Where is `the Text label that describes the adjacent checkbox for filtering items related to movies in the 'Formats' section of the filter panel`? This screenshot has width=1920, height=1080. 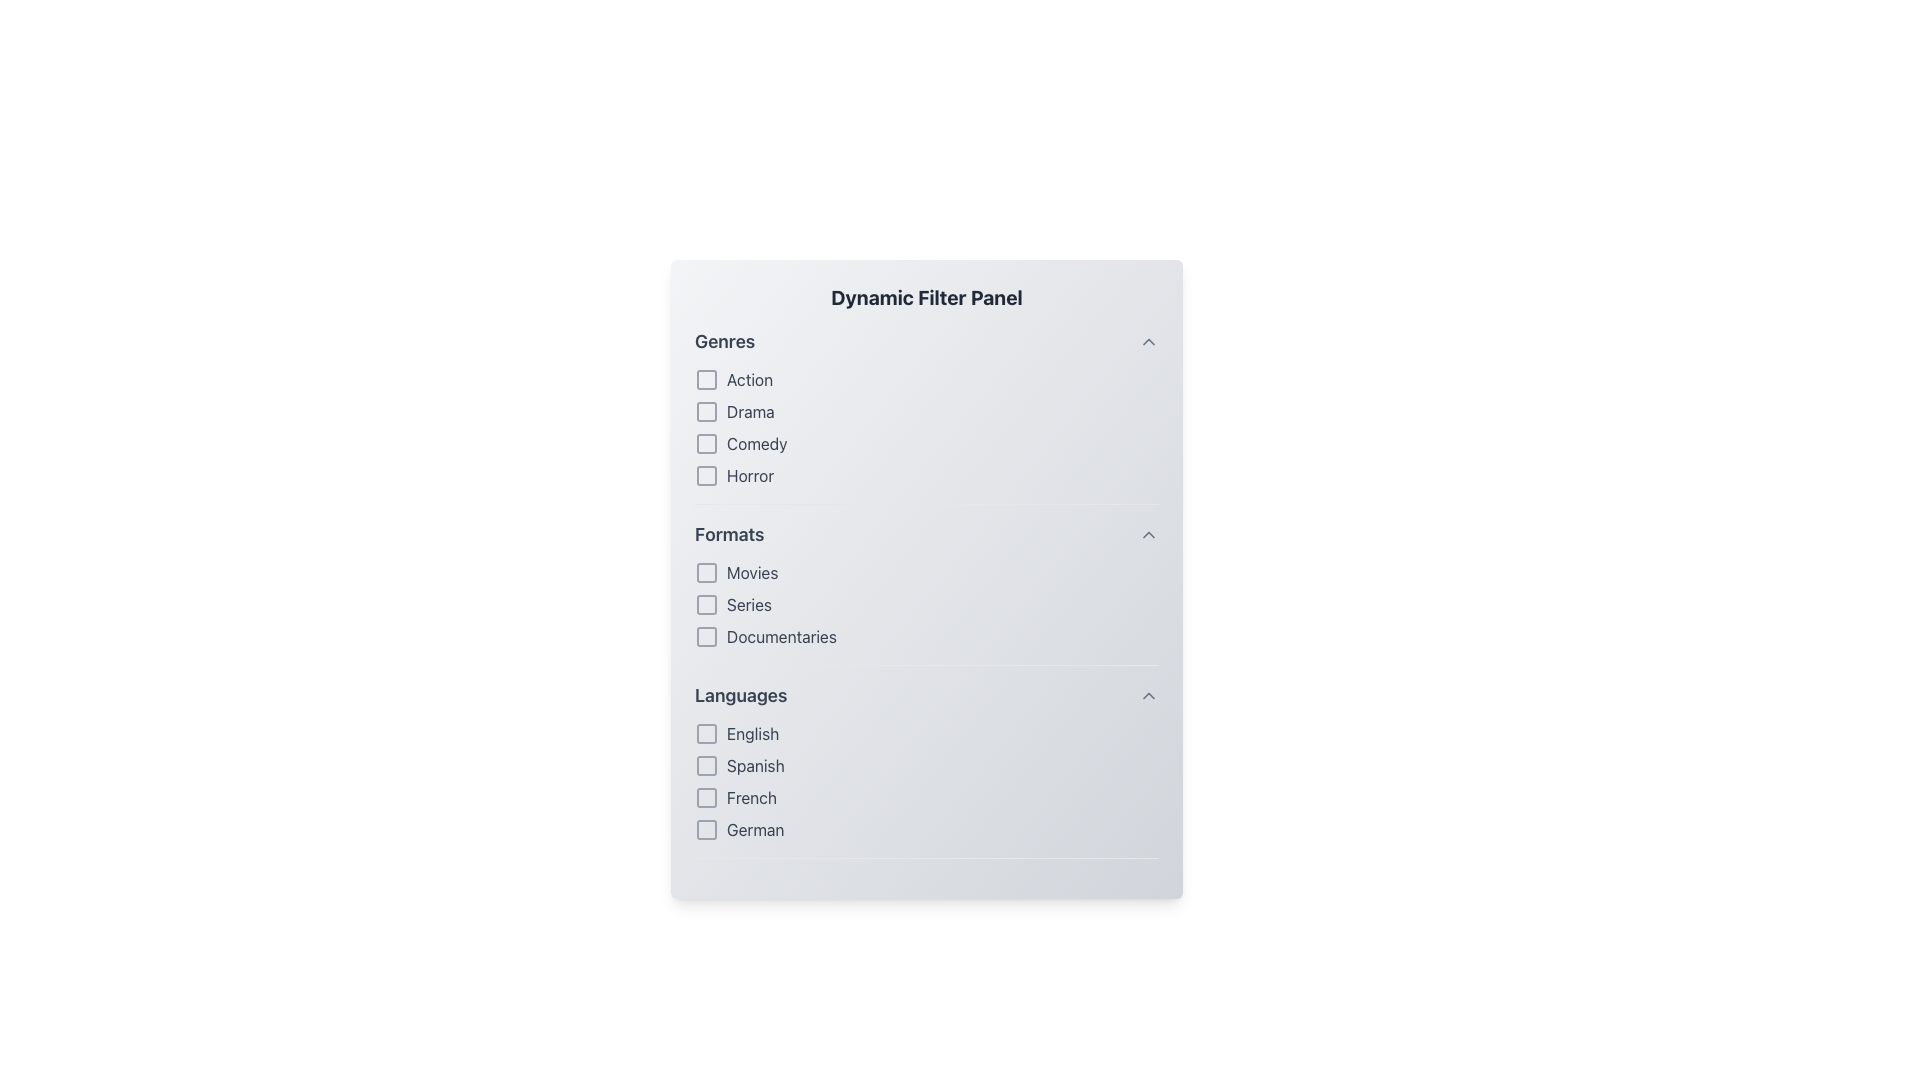
the Text label that describes the adjacent checkbox for filtering items related to movies in the 'Formats' section of the filter panel is located at coordinates (751, 573).